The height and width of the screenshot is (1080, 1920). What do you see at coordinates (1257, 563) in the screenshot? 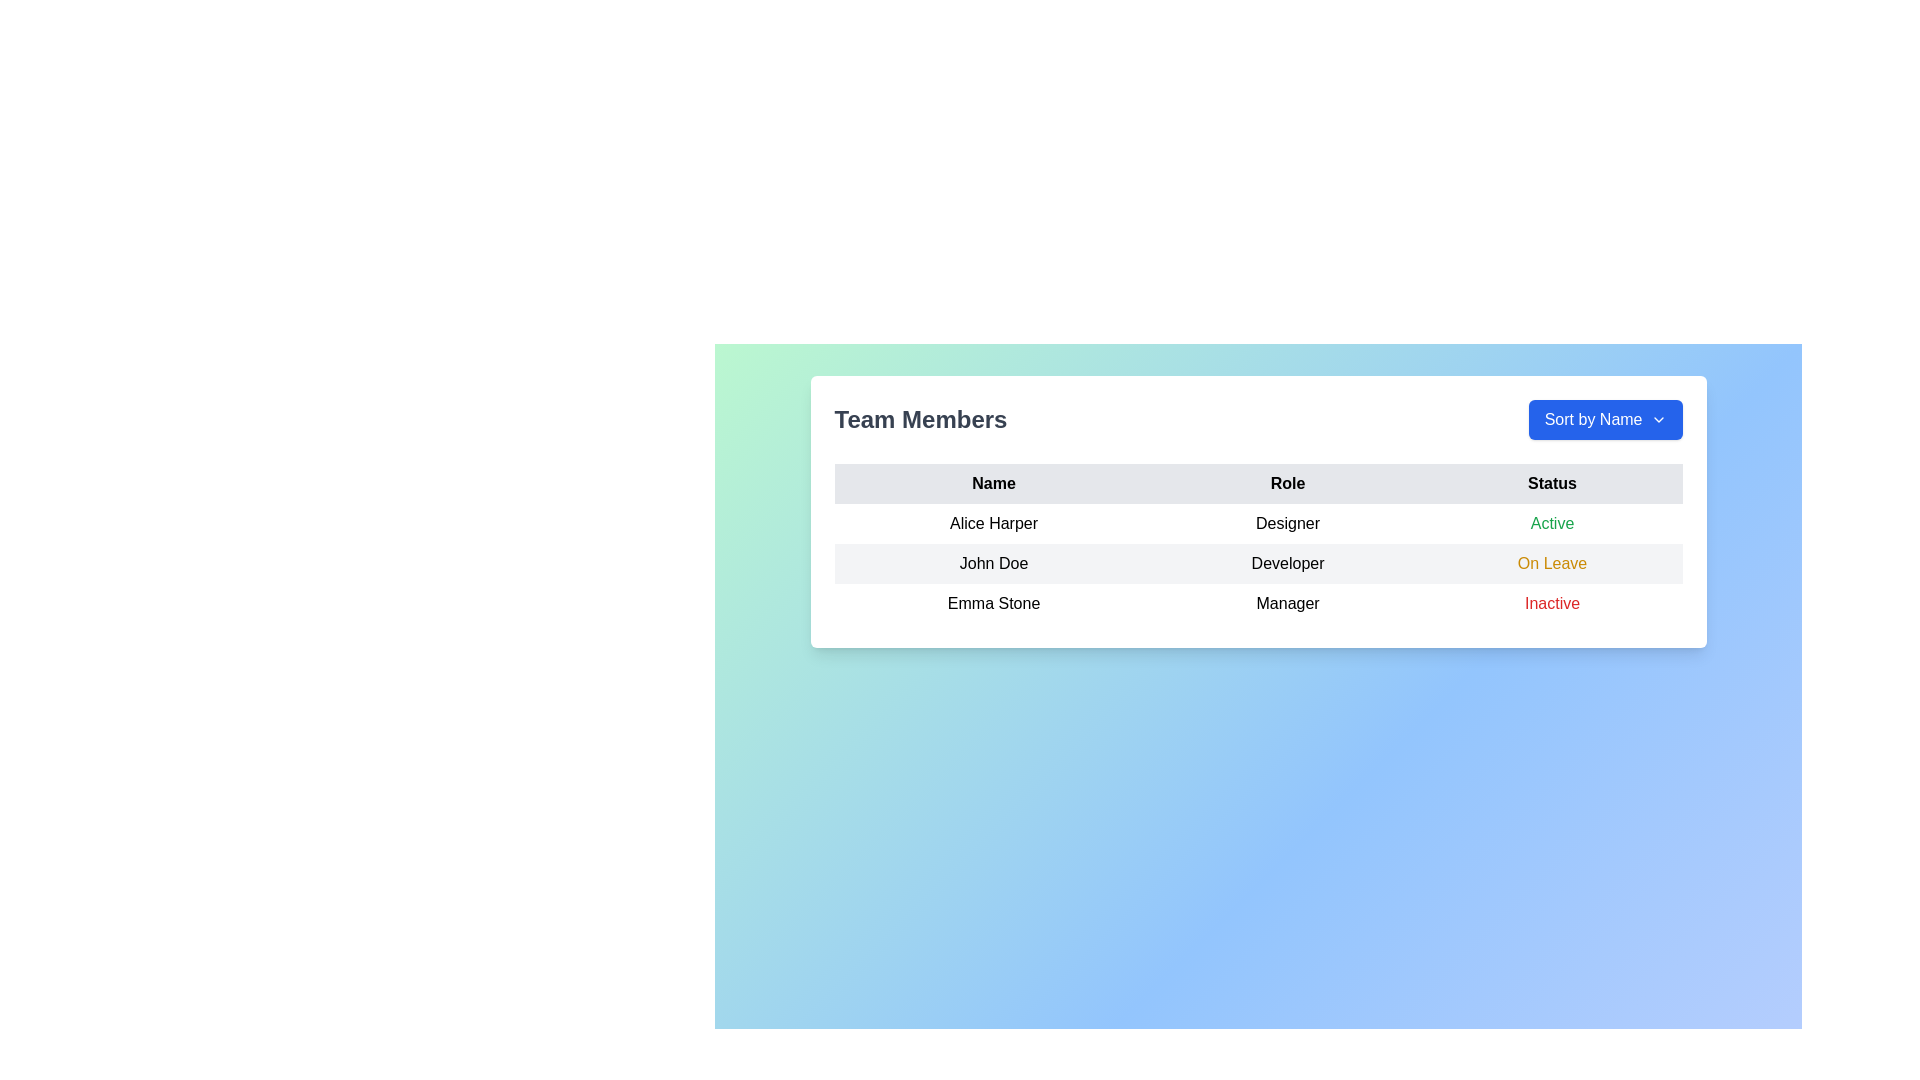
I see `the second row in the team member table, which contains information about the individual team member, located between 'Alice Harper' and 'Emma Stone'` at bounding box center [1257, 563].